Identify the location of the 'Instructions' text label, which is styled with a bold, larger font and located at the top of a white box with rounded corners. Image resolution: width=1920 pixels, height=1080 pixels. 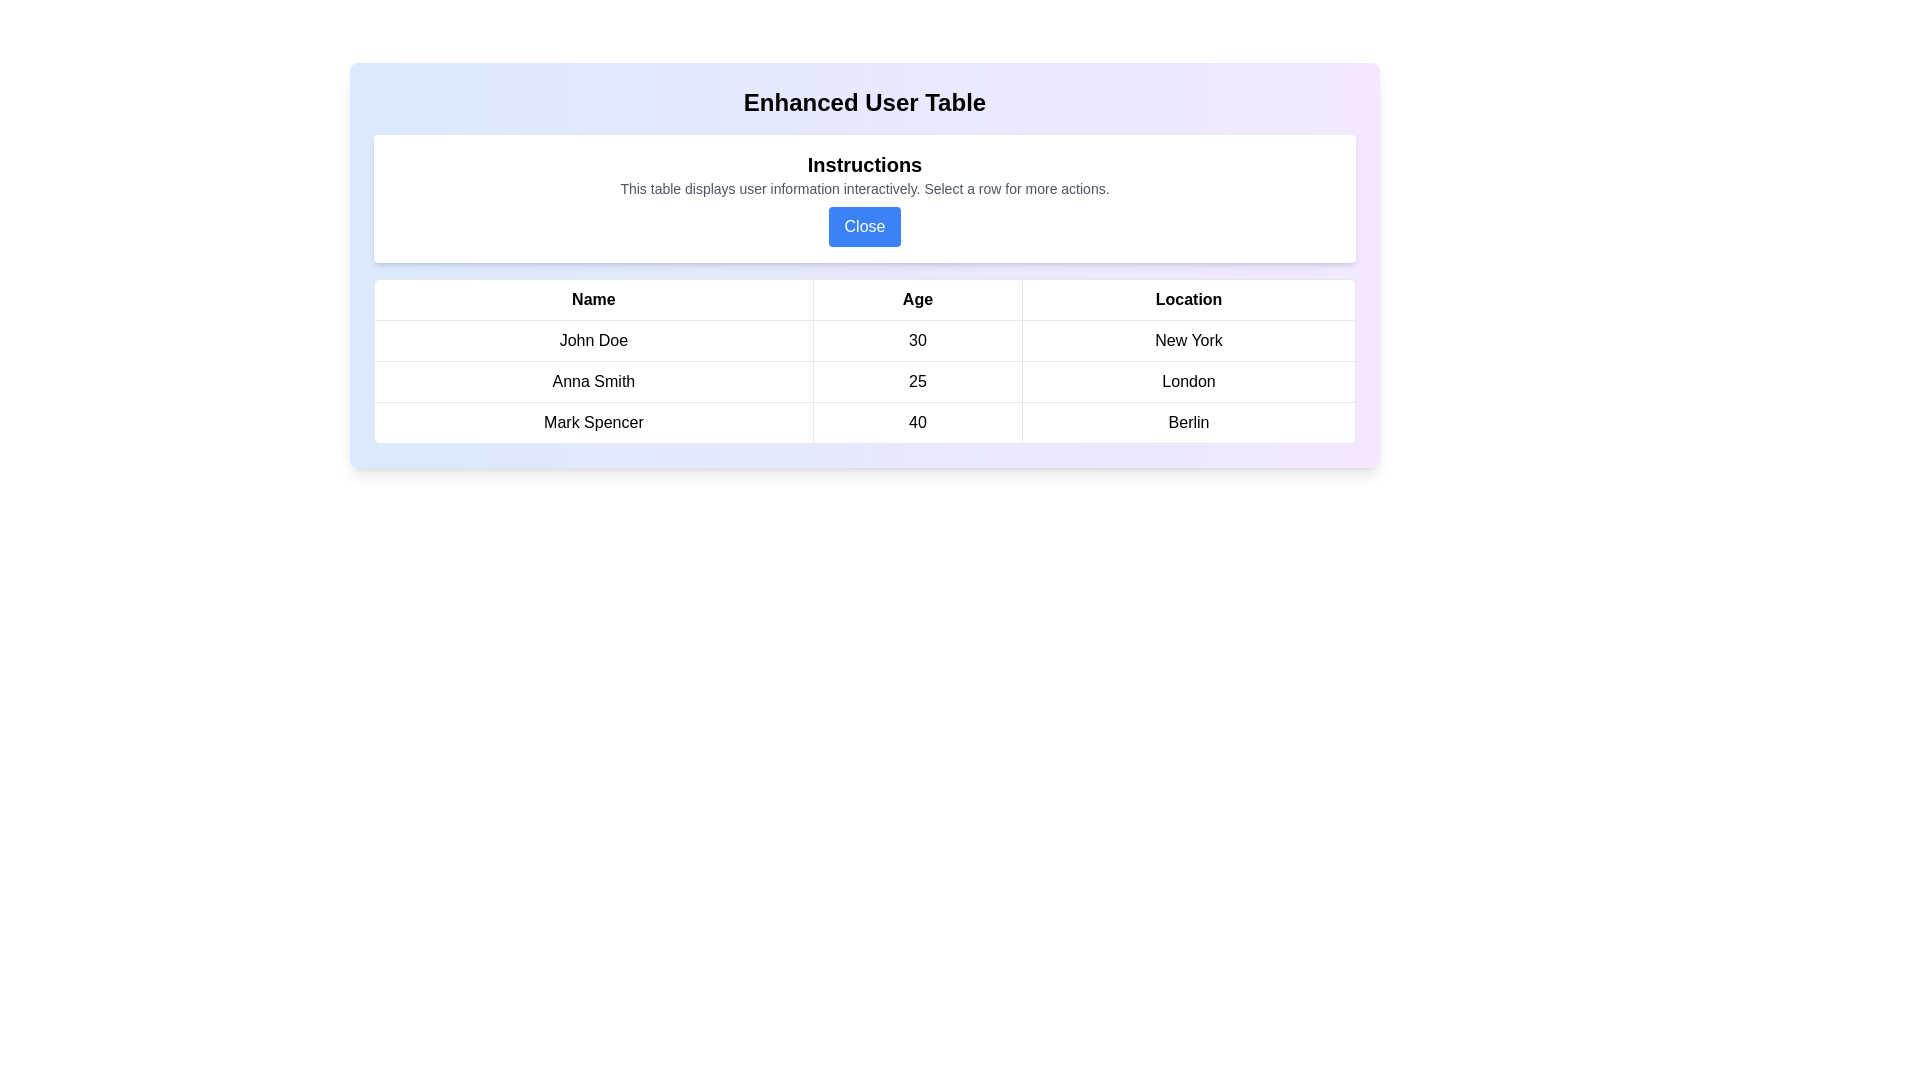
(864, 164).